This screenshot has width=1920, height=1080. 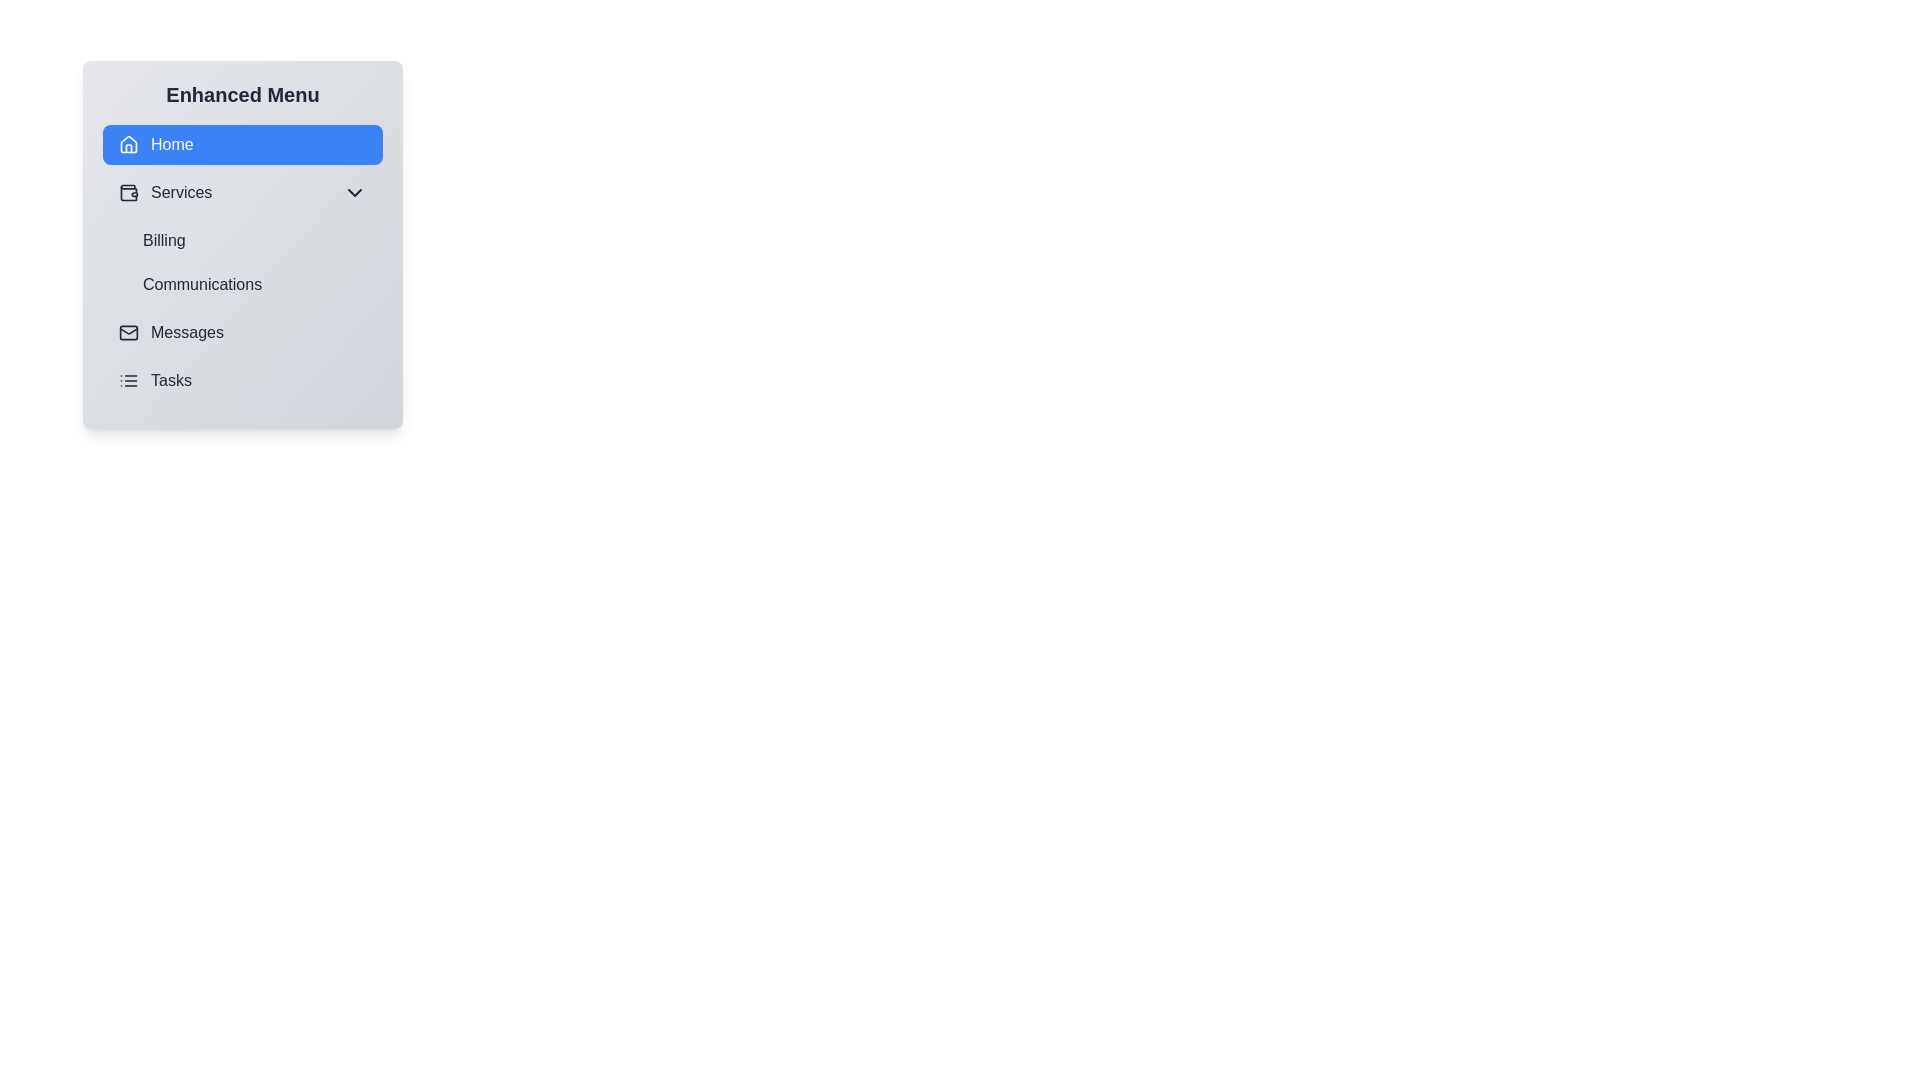 What do you see at coordinates (172, 144) in the screenshot?
I see `the 'Home' label or navigation link located in the vertical navigation menu near the top, which is accompanied by a house icon to its left` at bounding box center [172, 144].